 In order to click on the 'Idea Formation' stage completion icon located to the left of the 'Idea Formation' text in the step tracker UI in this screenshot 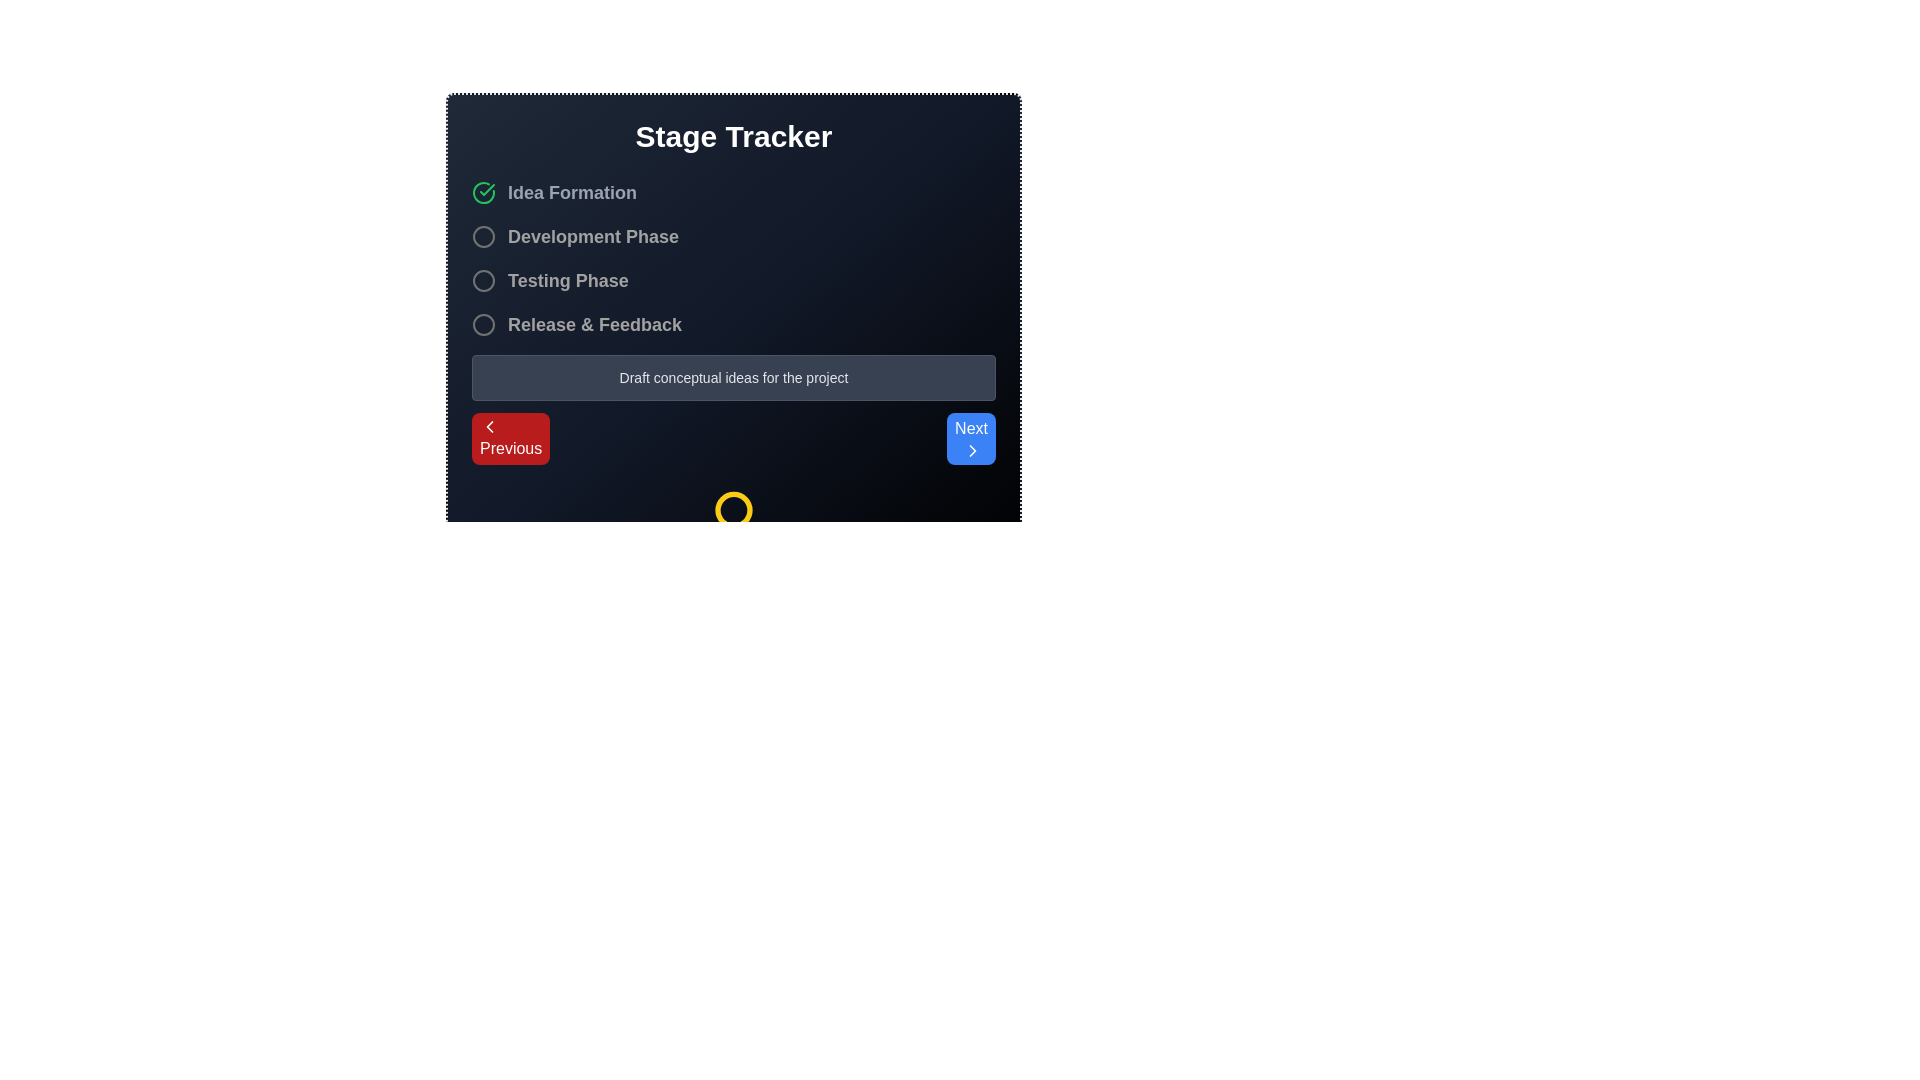, I will do `click(484, 192)`.